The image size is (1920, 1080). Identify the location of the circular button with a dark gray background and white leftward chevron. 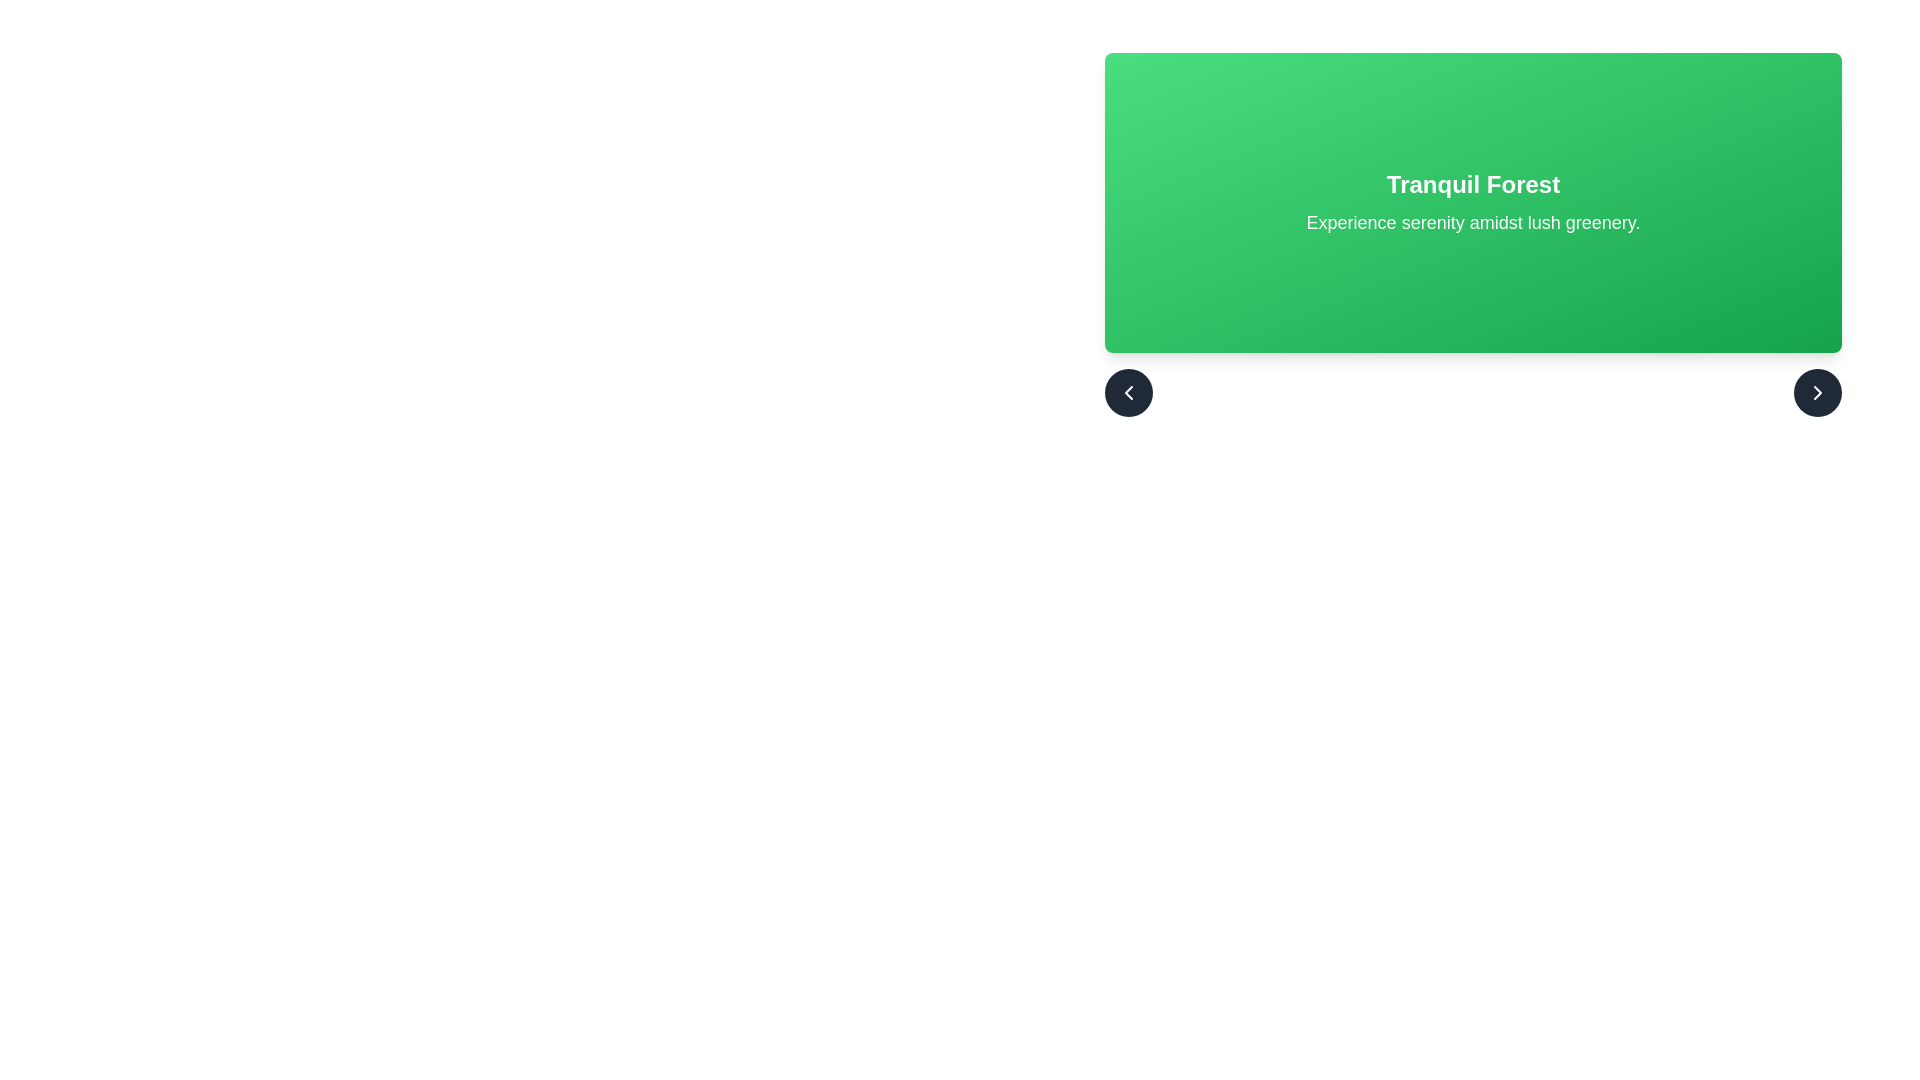
(1128, 393).